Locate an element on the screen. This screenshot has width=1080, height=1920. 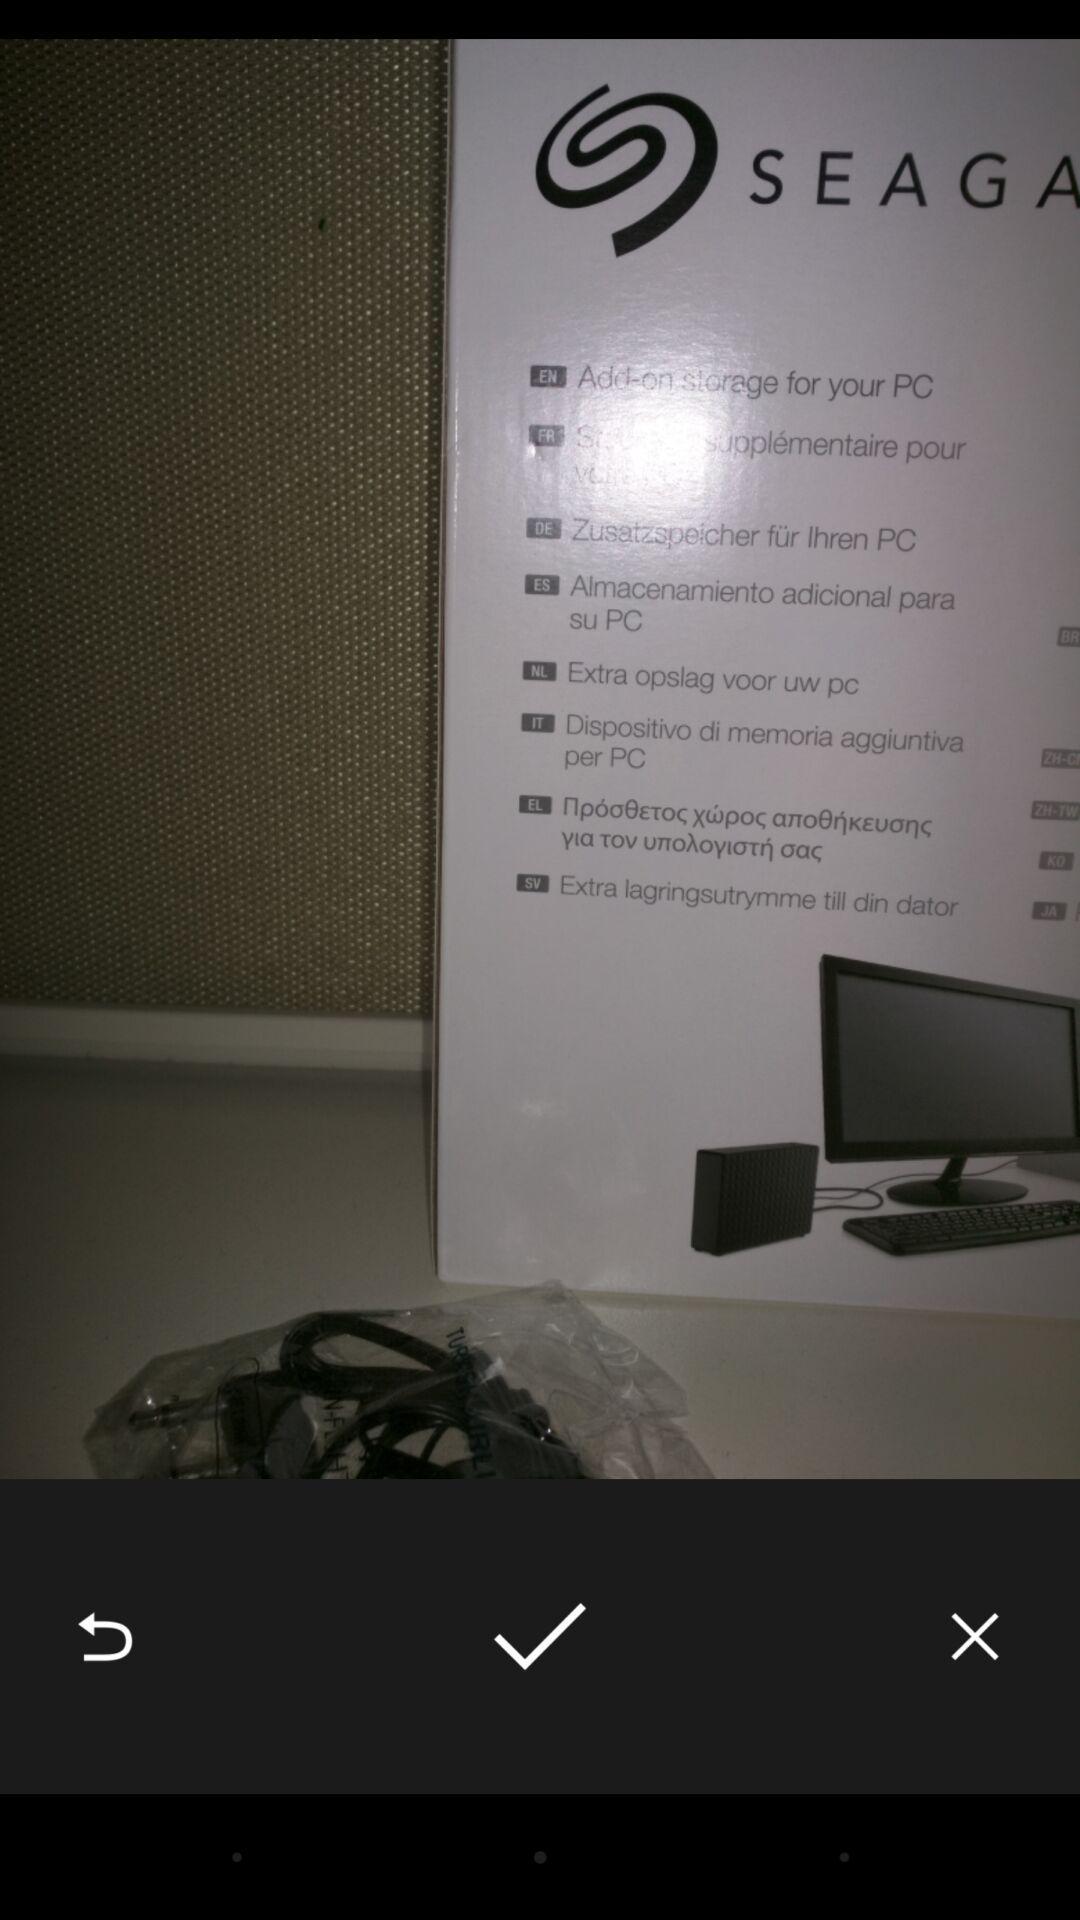
icon at the bottom right corner is located at coordinates (974, 1636).